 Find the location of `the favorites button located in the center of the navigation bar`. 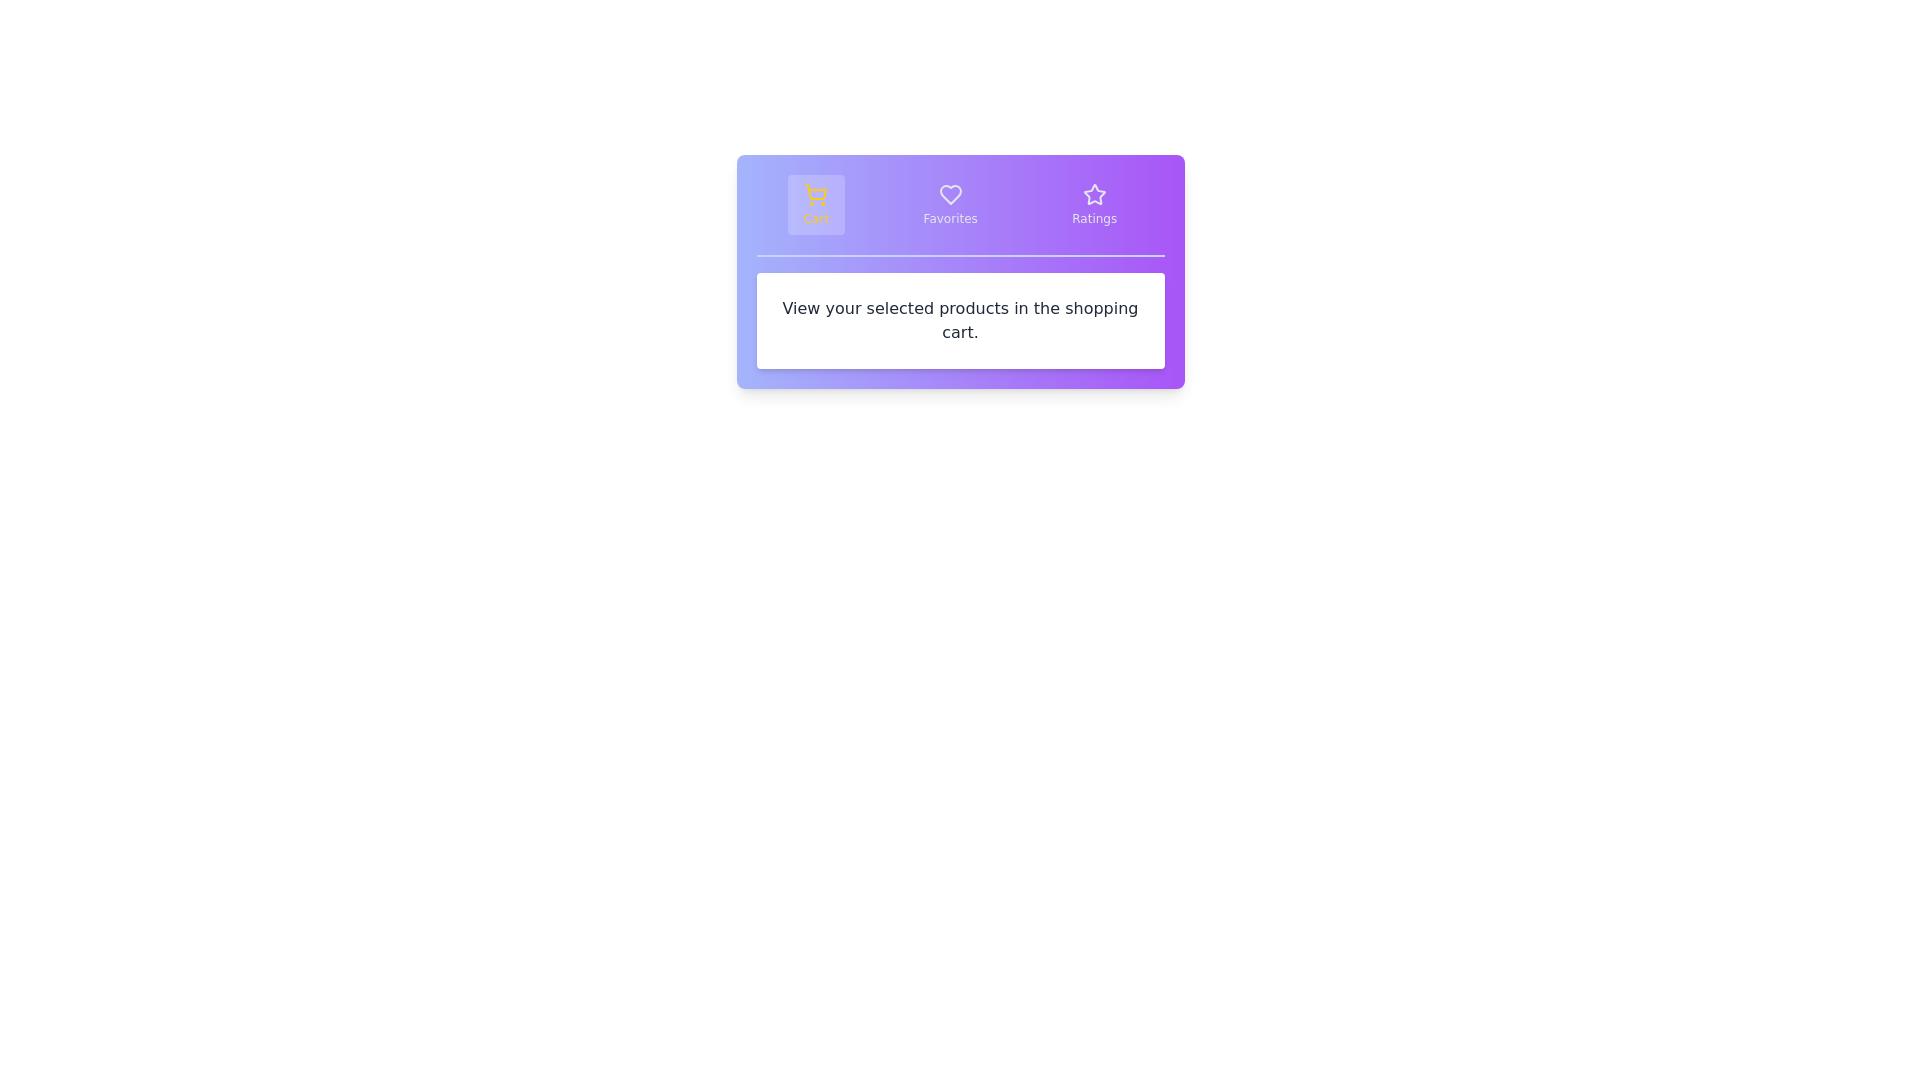

the favorites button located in the center of the navigation bar is located at coordinates (949, 204).